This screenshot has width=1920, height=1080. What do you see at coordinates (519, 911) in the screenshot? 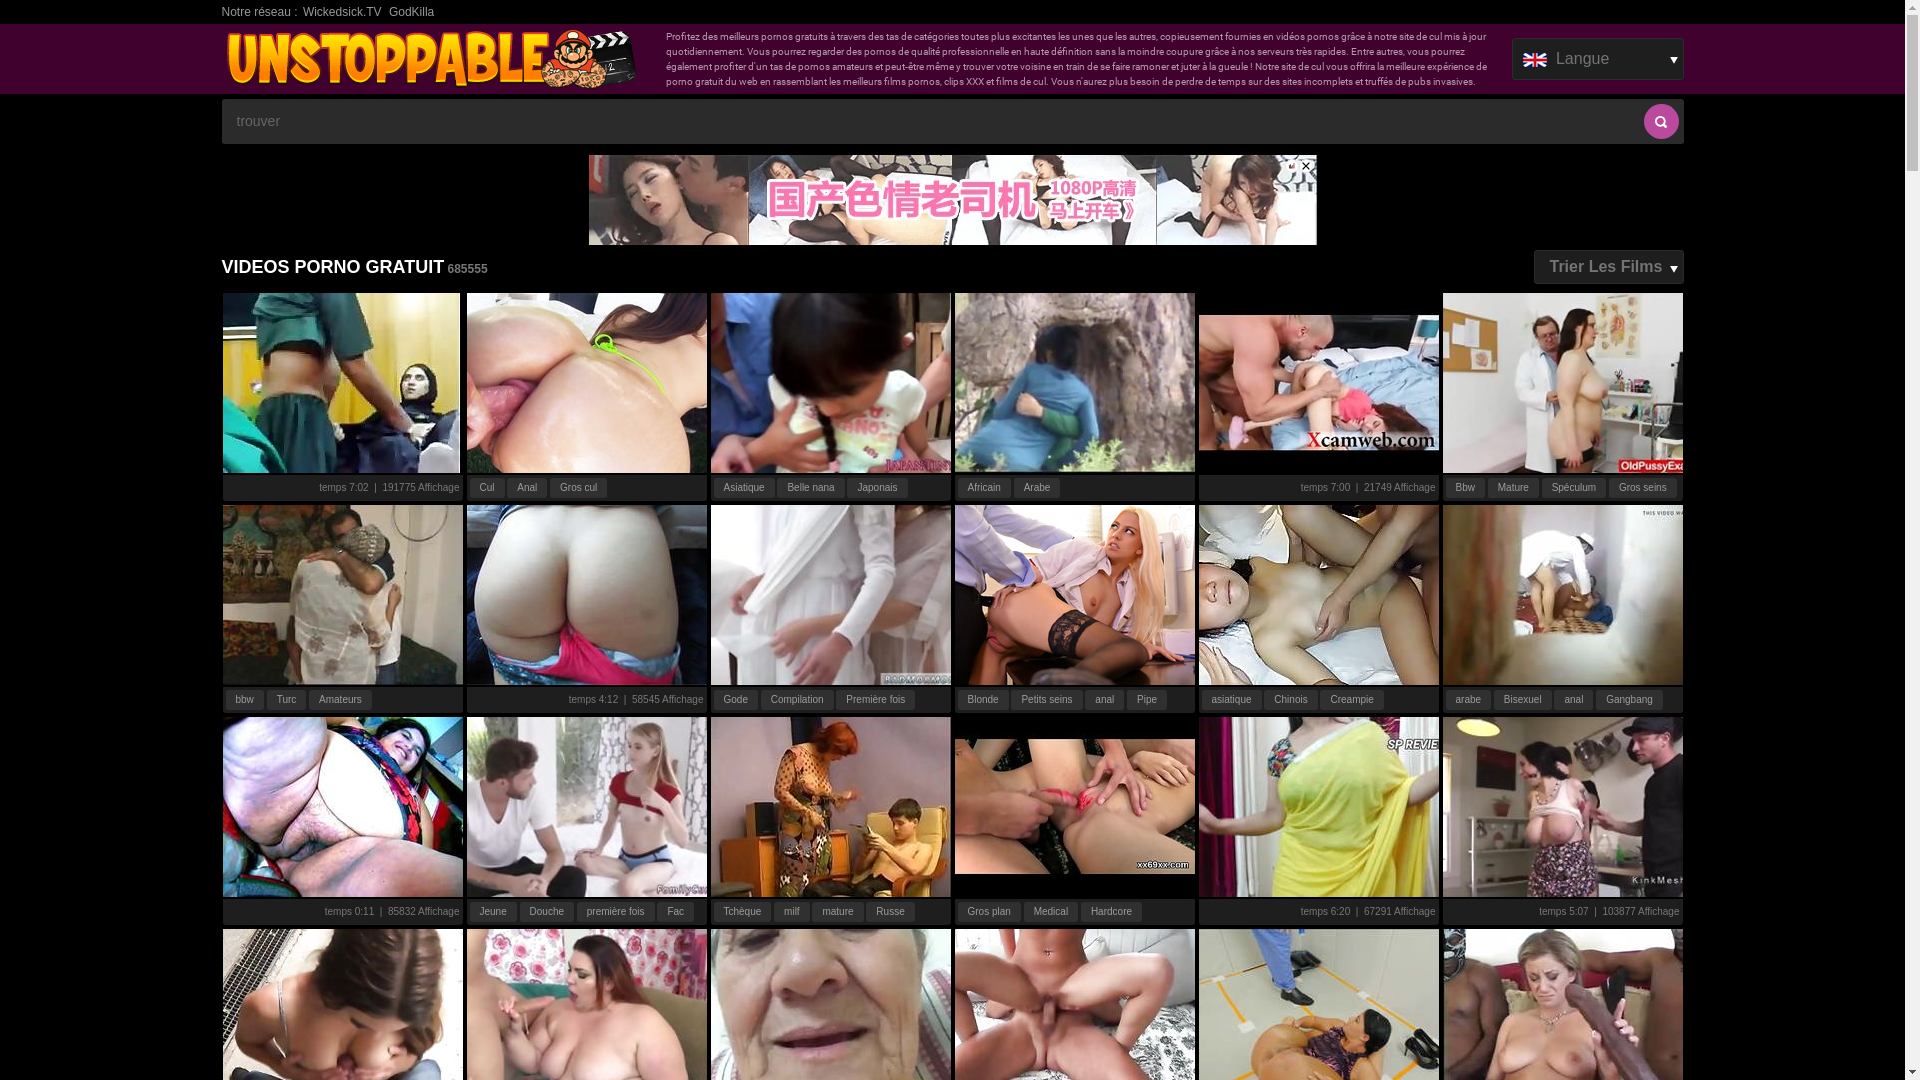
I see `'Douche'` at bounding box center [519, 911].